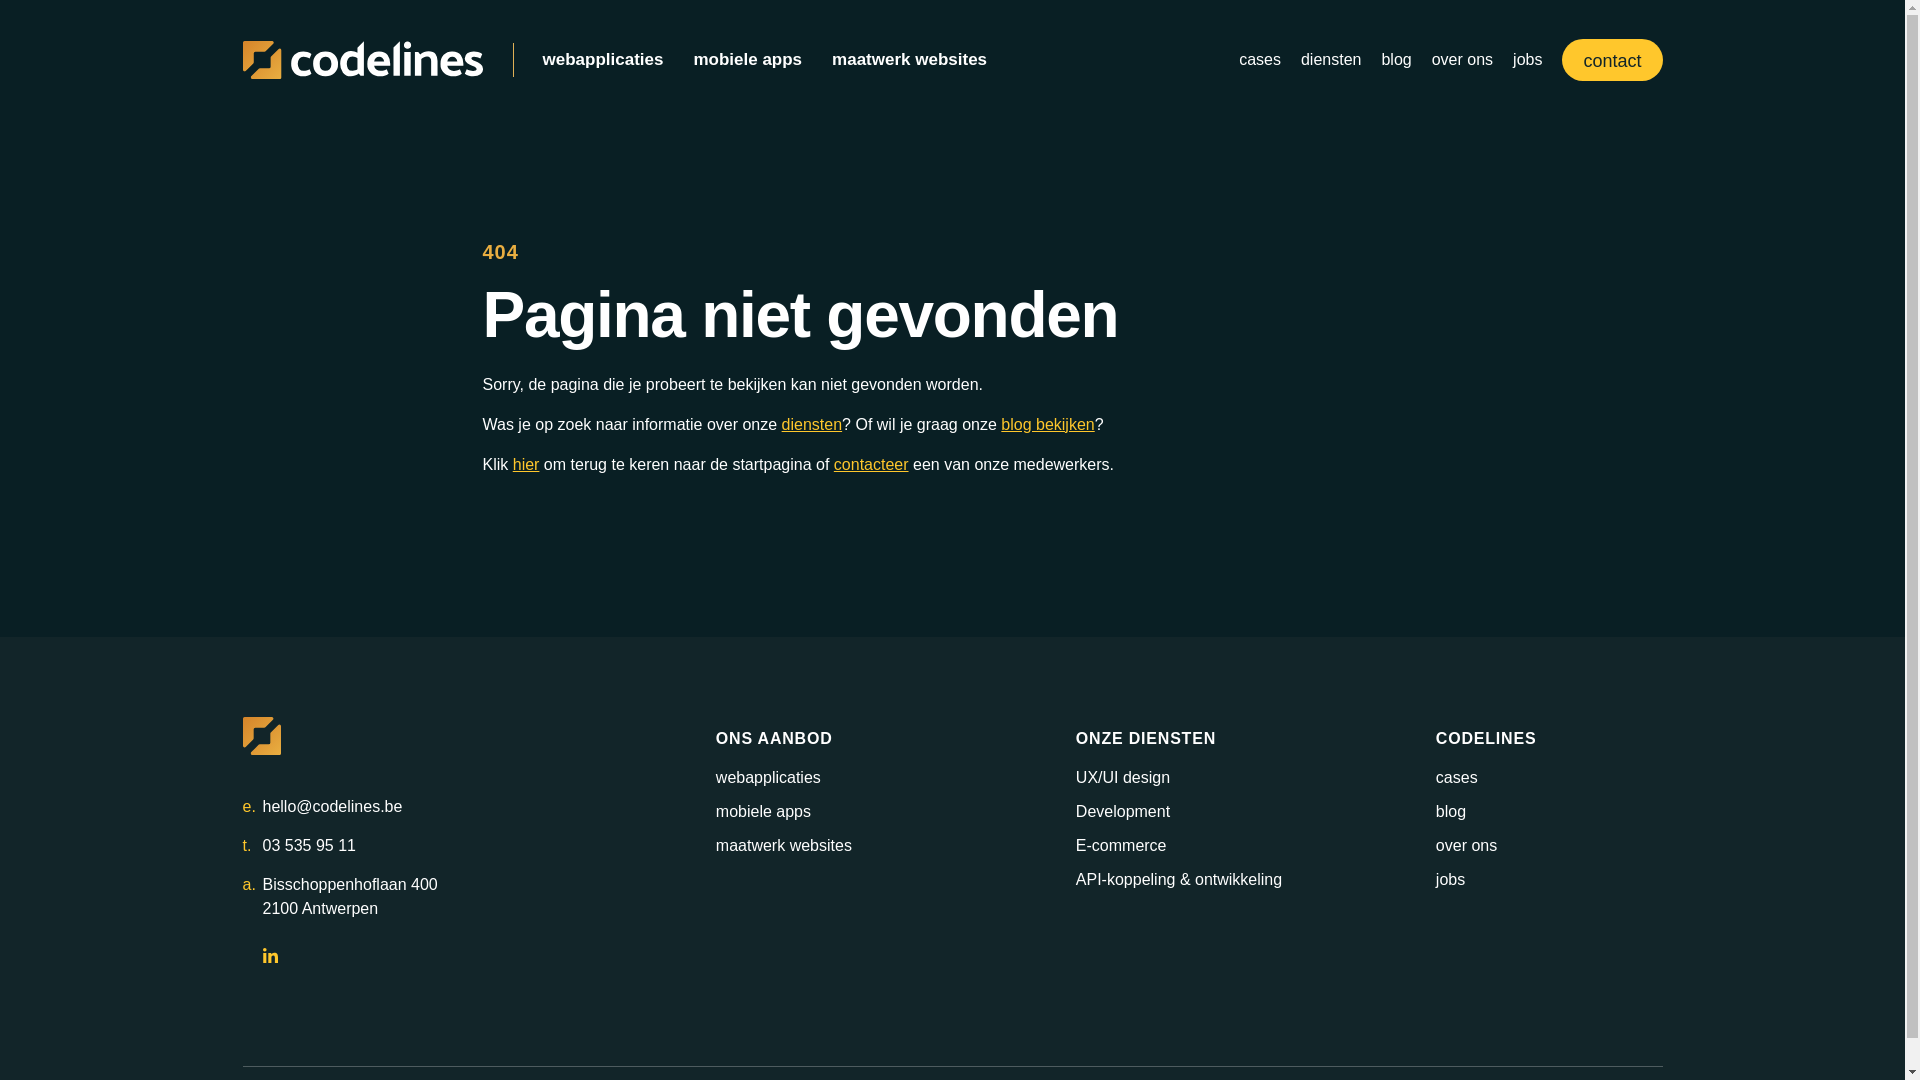 This screenshot has height=1080, width=1920. Describe the element at coordinates (1612, 59) in the screenshot. I see `'contact'` at that location.